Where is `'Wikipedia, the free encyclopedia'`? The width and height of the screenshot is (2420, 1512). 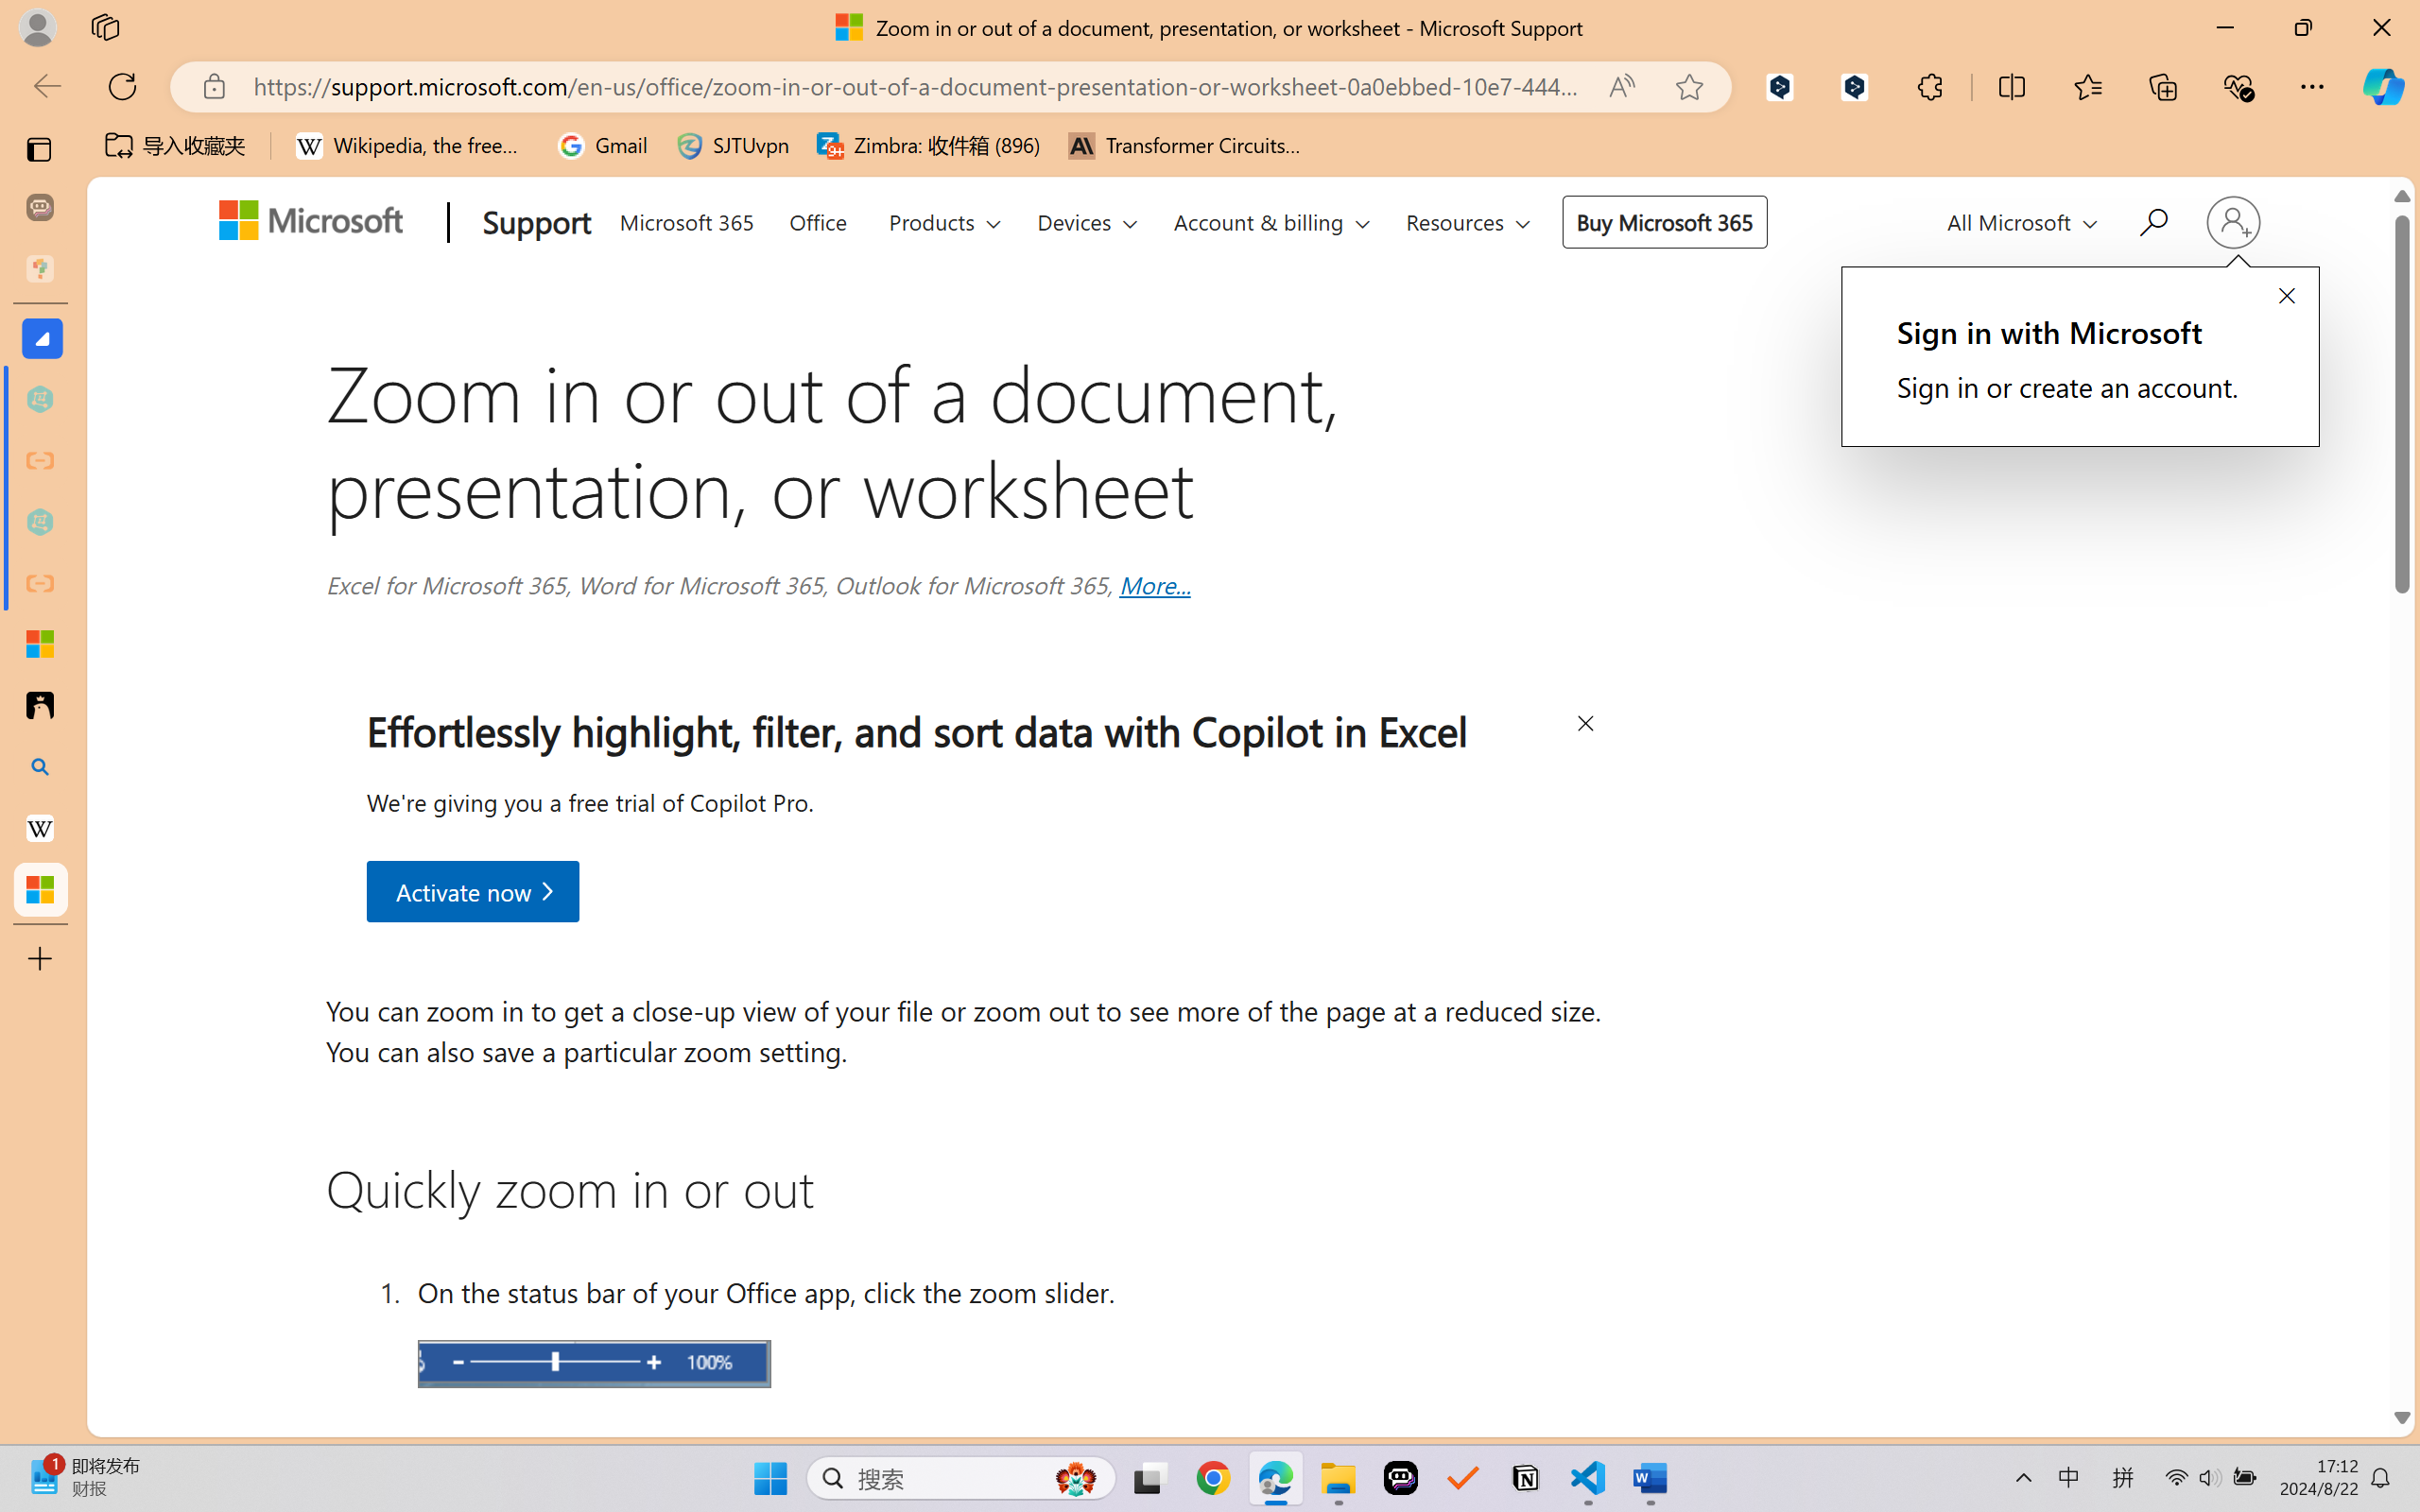
'Wikipedia, the free encyclopedia' is located at coordinates (411, 145).